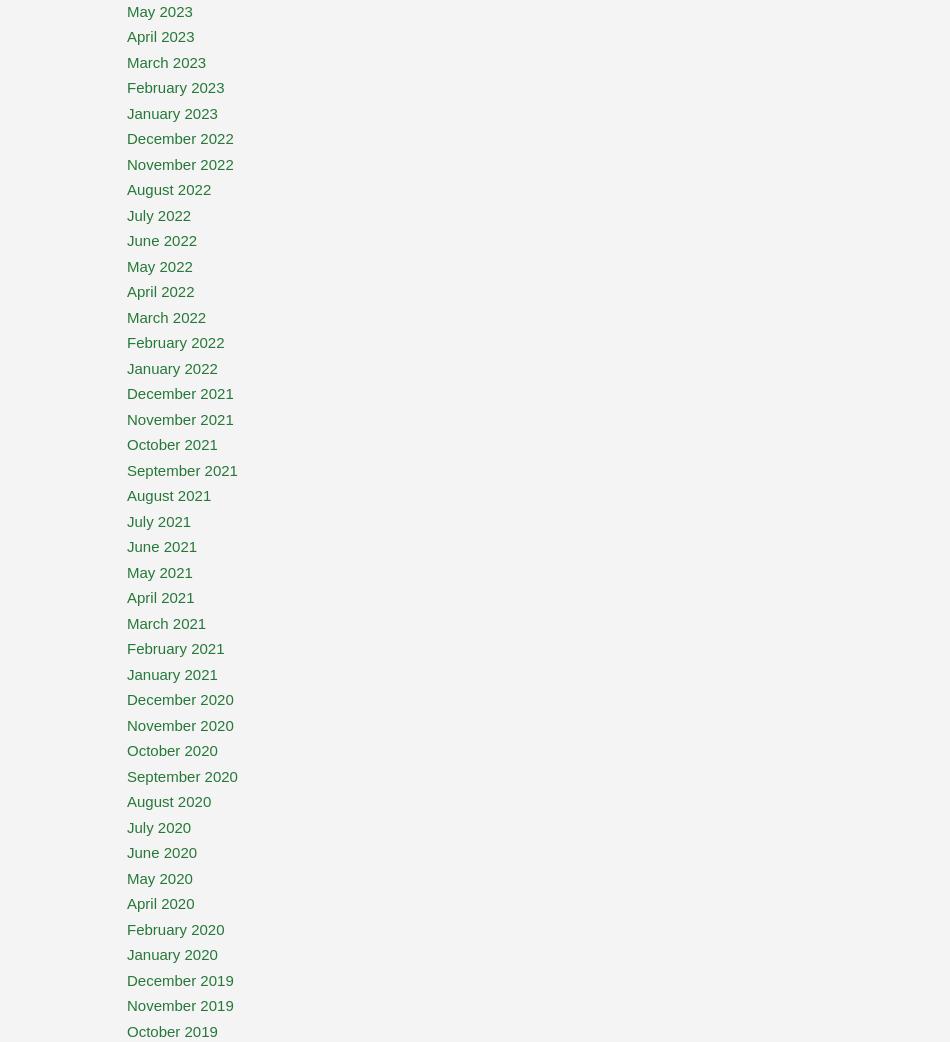 This screenshot has width=950, height=1042. Describe the element at coordinates (159, 570) in the screenshot. I see `'May 2021'` at that location.